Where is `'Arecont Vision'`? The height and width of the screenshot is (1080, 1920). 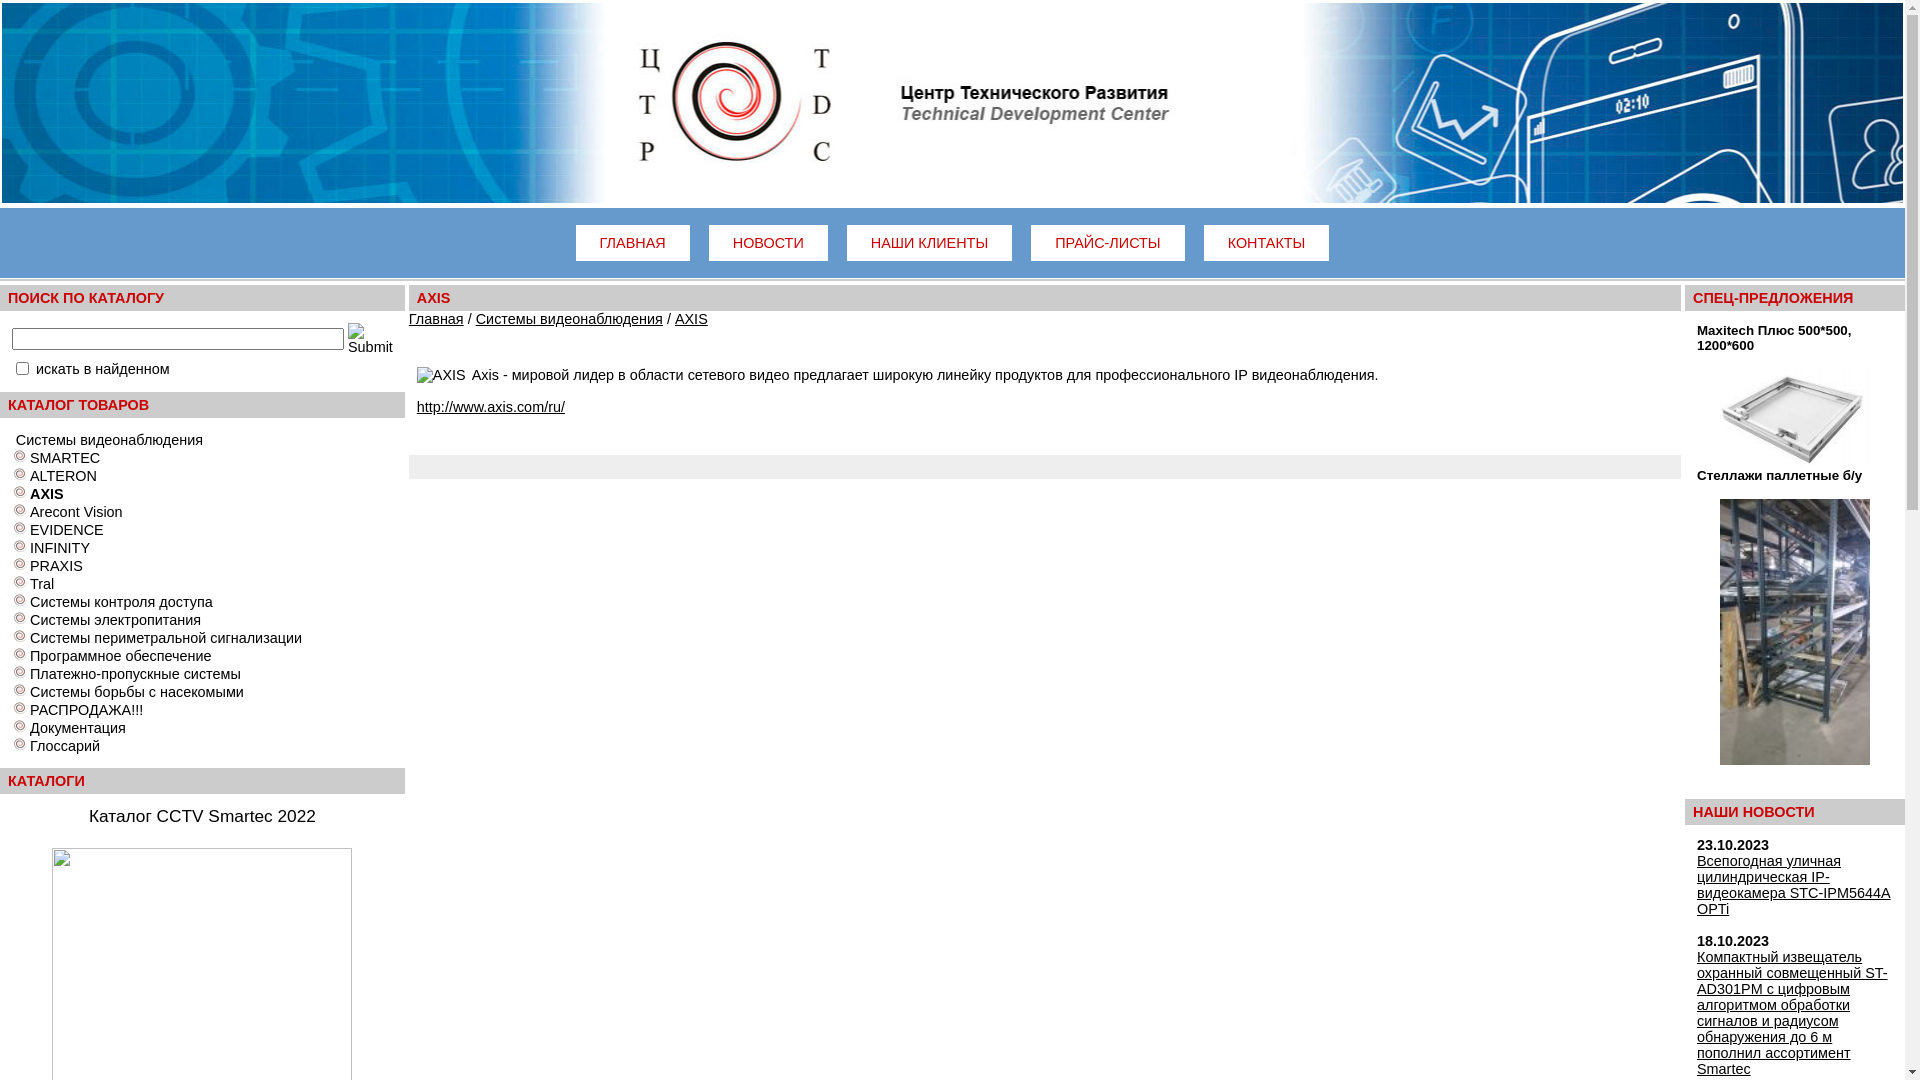
'Arecont Vision' is located at coordinates (76, 511).